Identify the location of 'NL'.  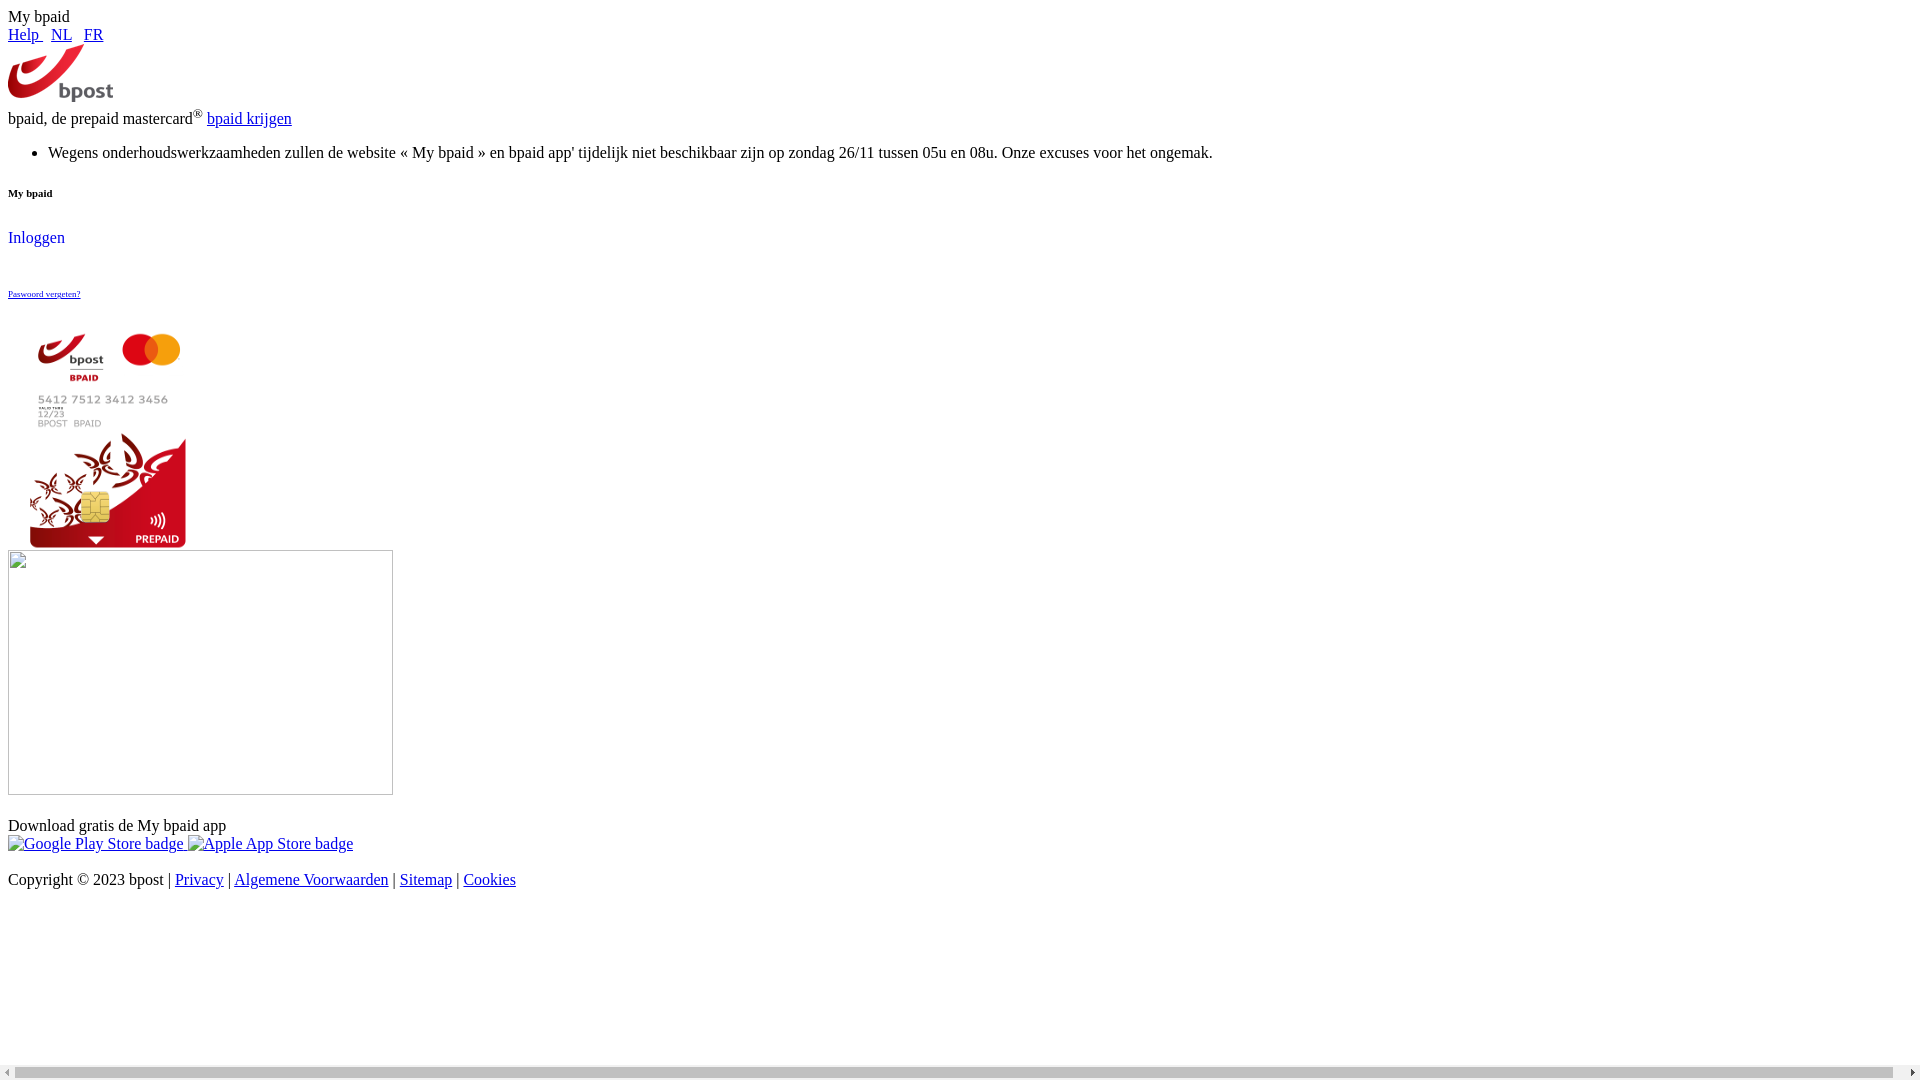
(61, 34).